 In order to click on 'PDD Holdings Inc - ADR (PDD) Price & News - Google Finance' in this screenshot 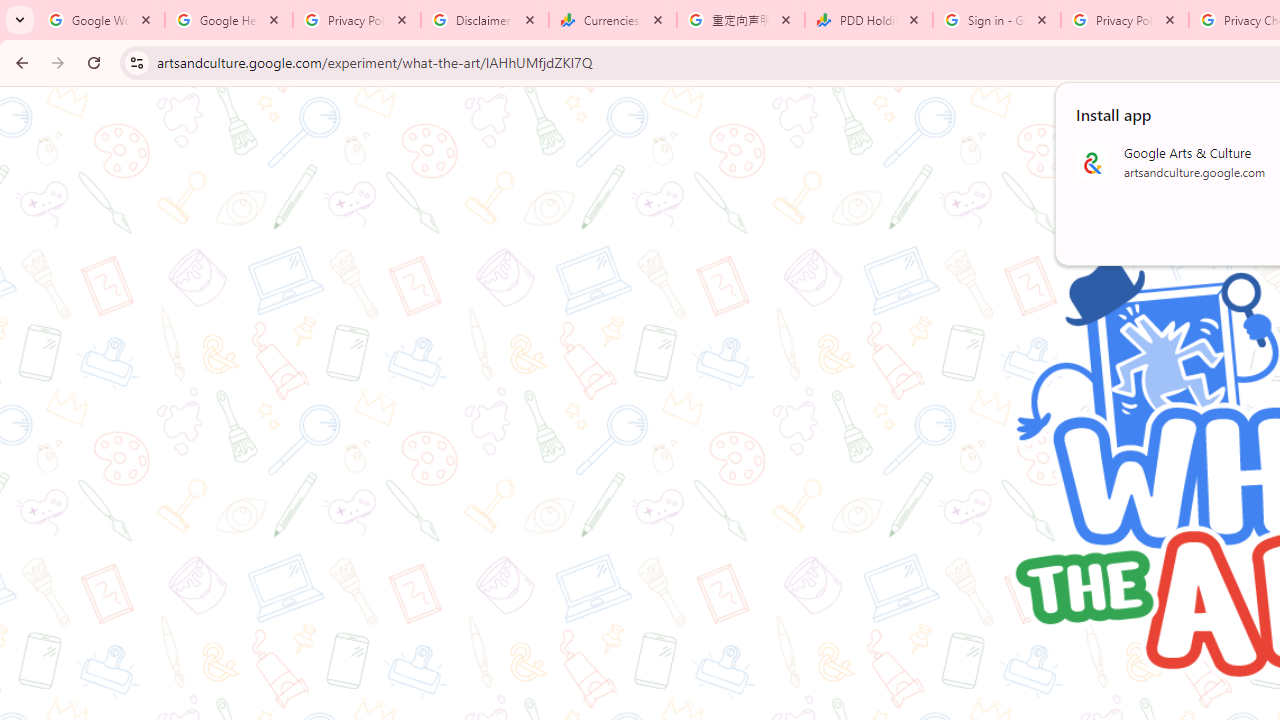, I will do `click(869, 20)`.